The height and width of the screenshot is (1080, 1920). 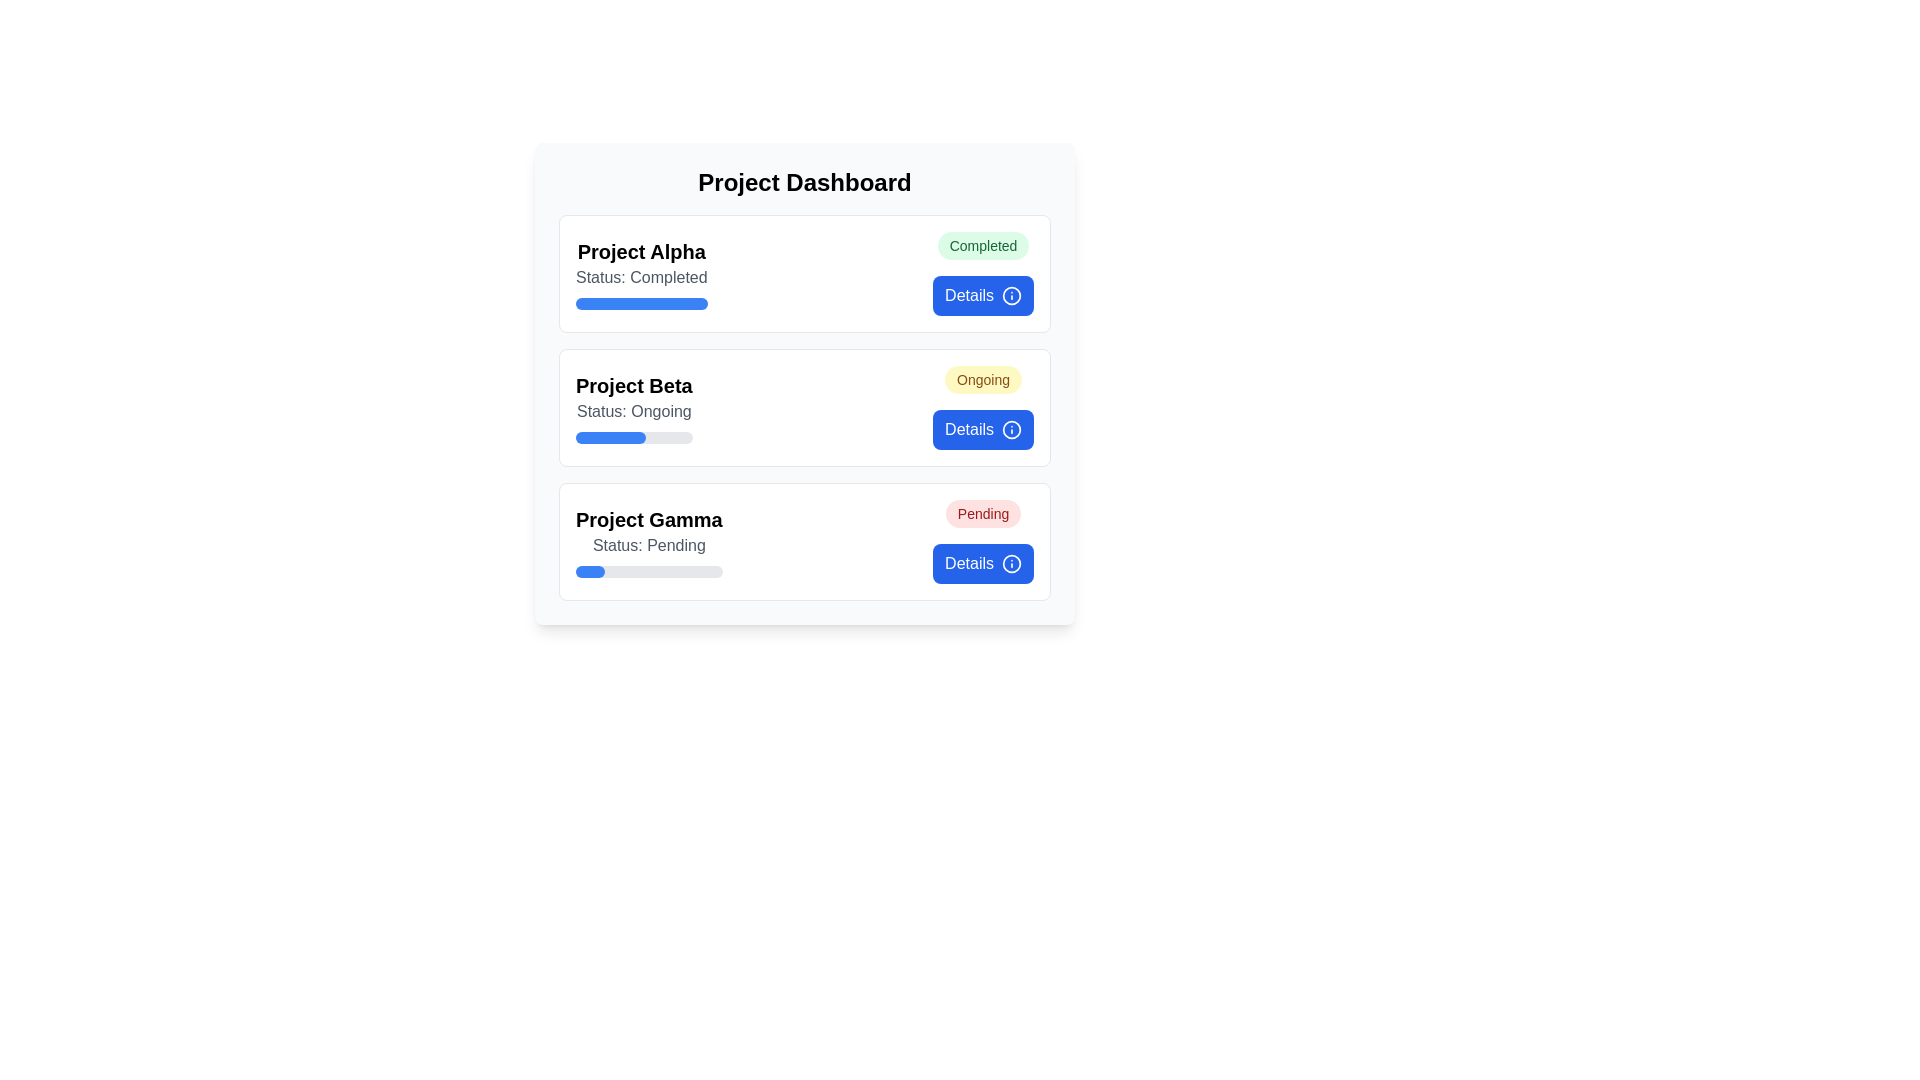 I want to click on the circular graphic with a centered dot that is part of the 'Details' button next to the 'Completed' status indicator for the 'Project Alpha' entry, so click(x=1012, y=296).